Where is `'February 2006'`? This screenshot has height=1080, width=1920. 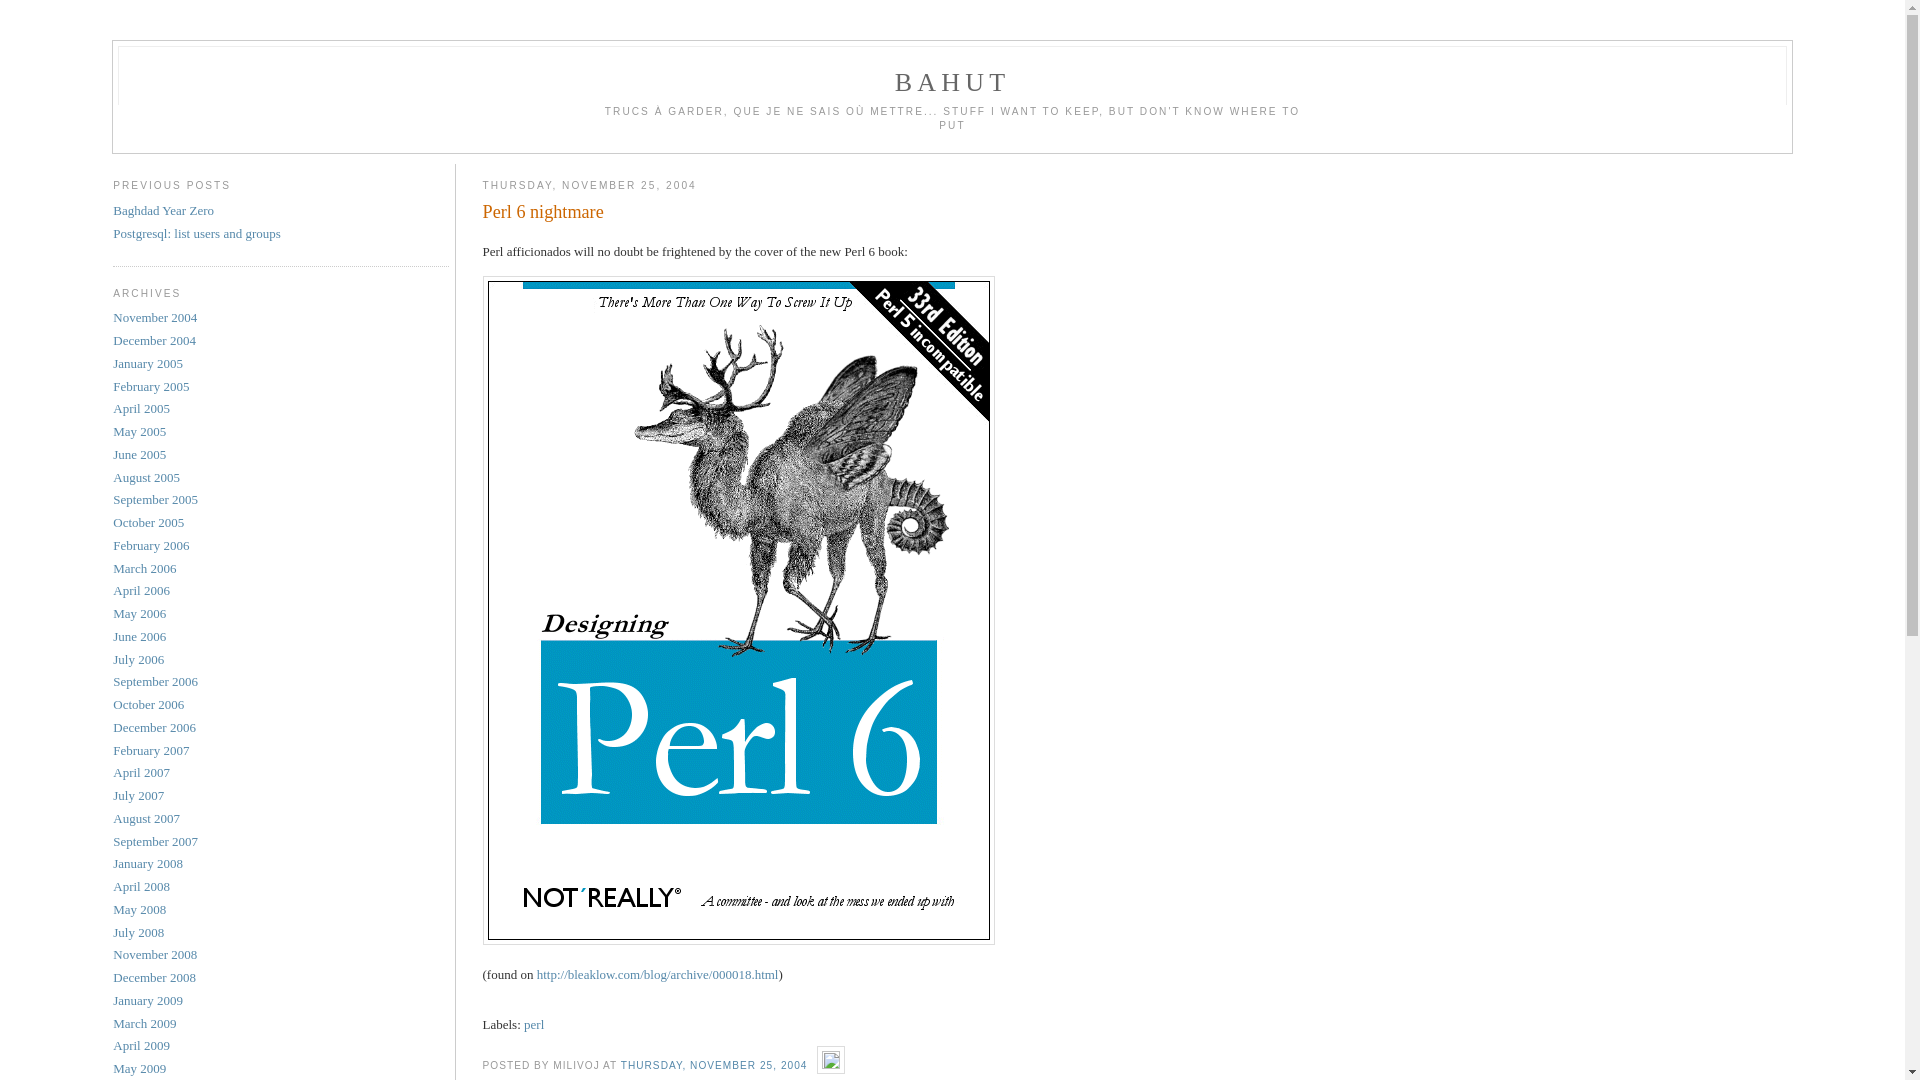 'February 2006' is located at coordinates (149, 545).